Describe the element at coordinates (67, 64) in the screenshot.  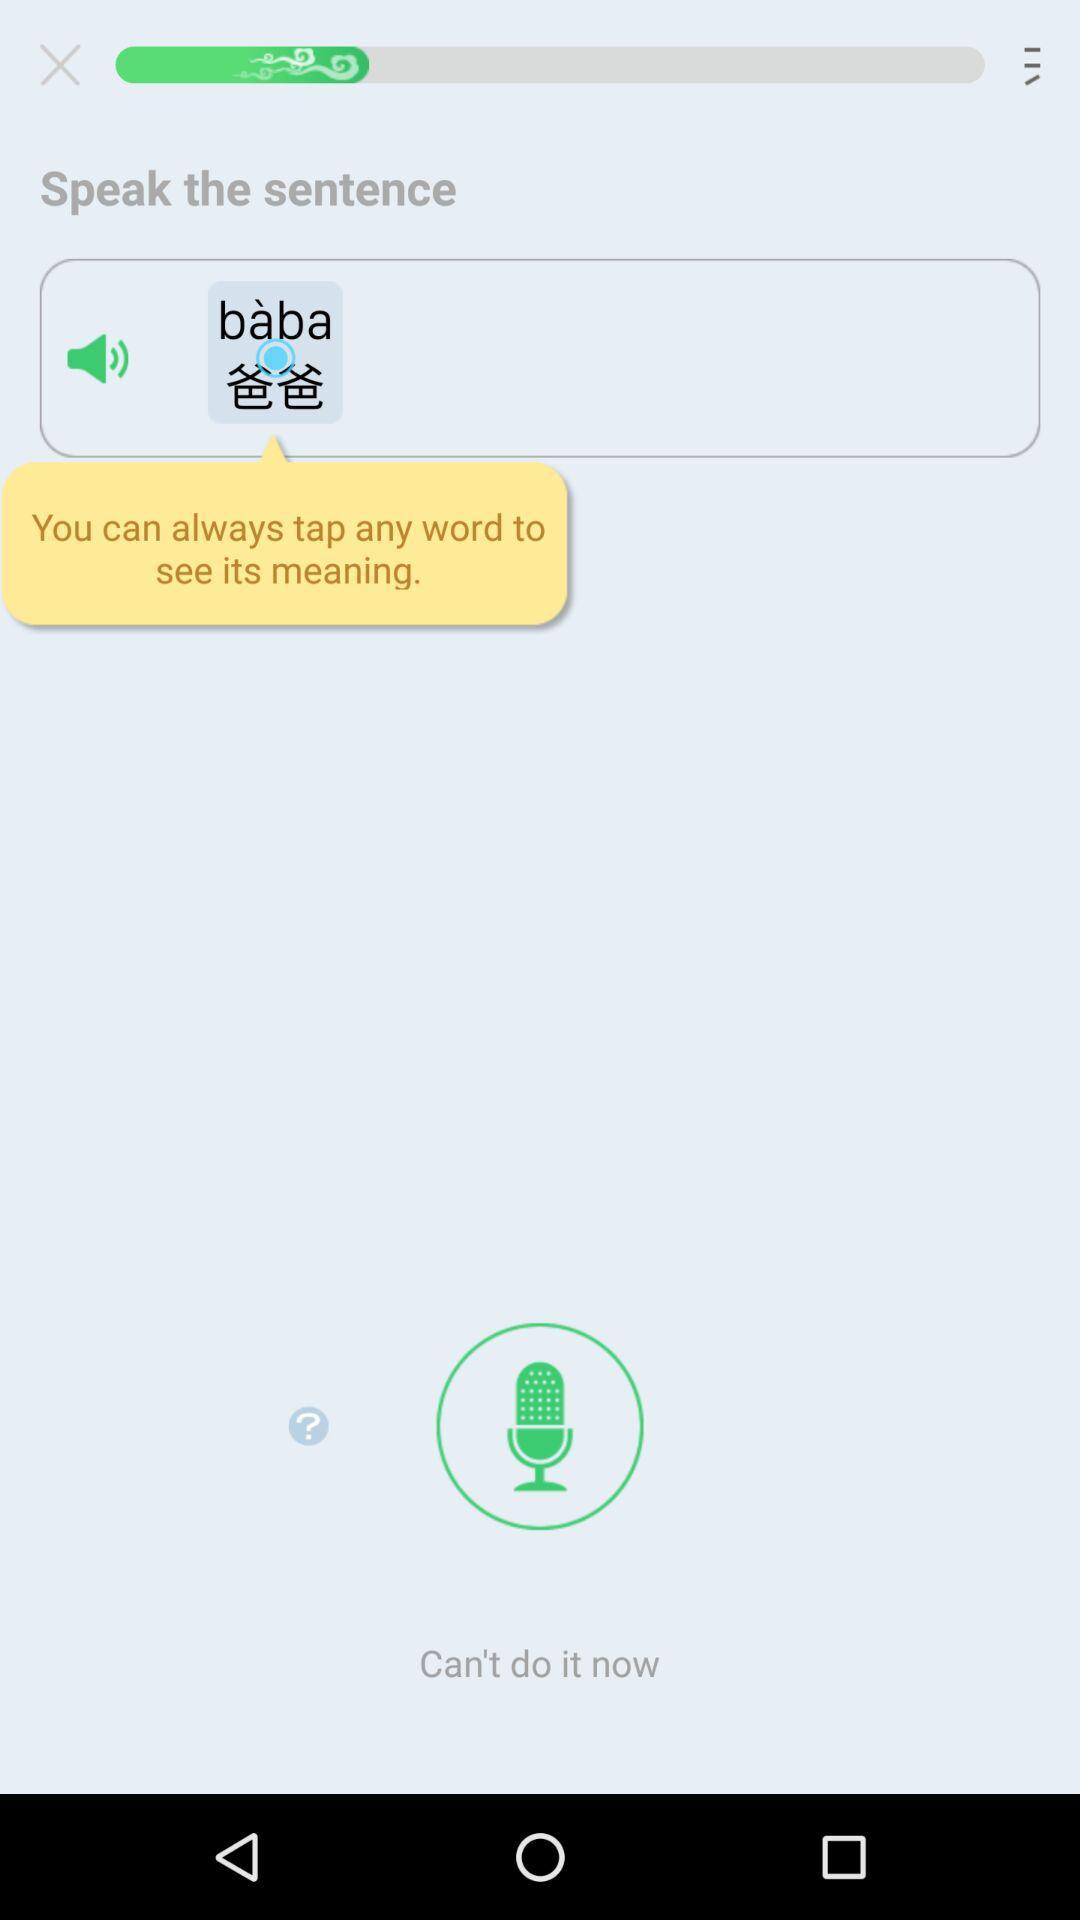
I see `exit out` at that location.